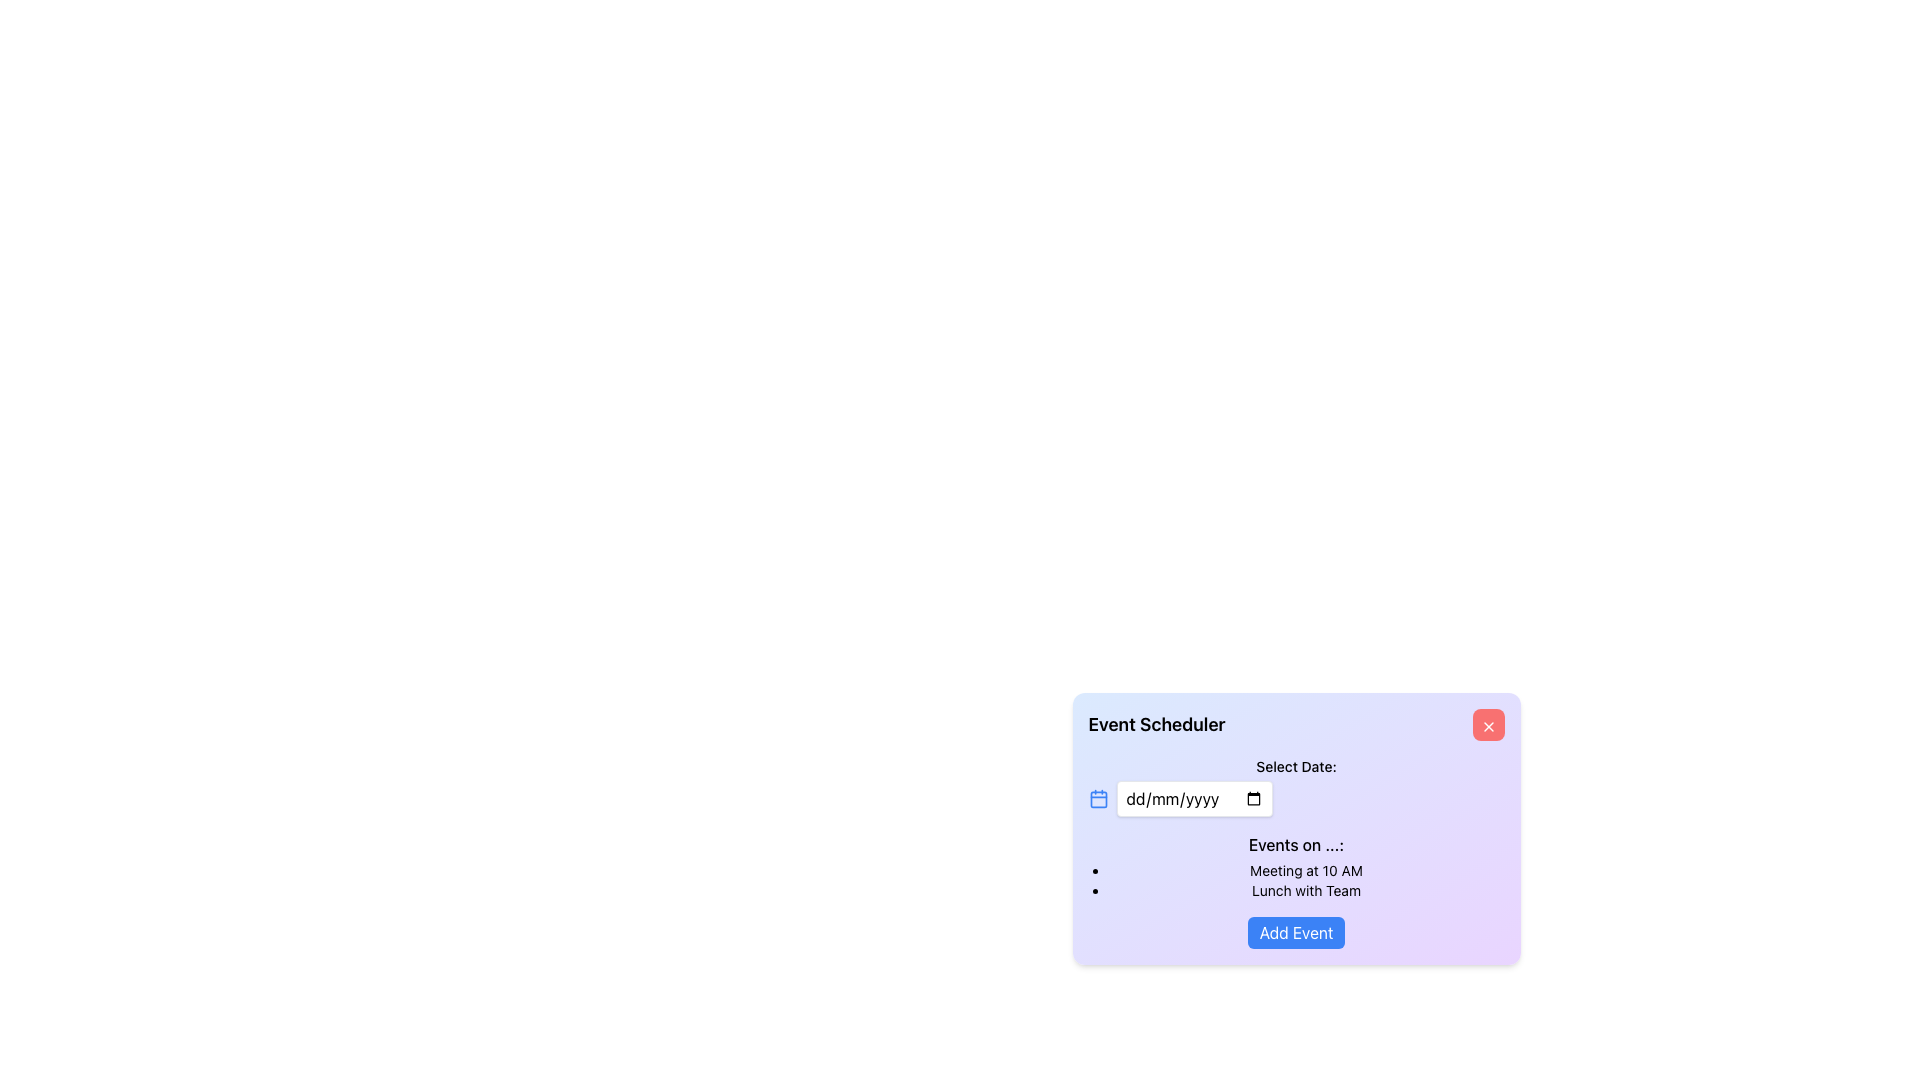 This screenshot has height=1080, width=1920. Describe the element at coordinates (1156, 725) in the screenshot. I see `the 'Event Scheduler' title text, which is a large, bold label positioned at the top-left corner of its light-colored rectangular section in the lower-right quadrant of the interface` at that location.